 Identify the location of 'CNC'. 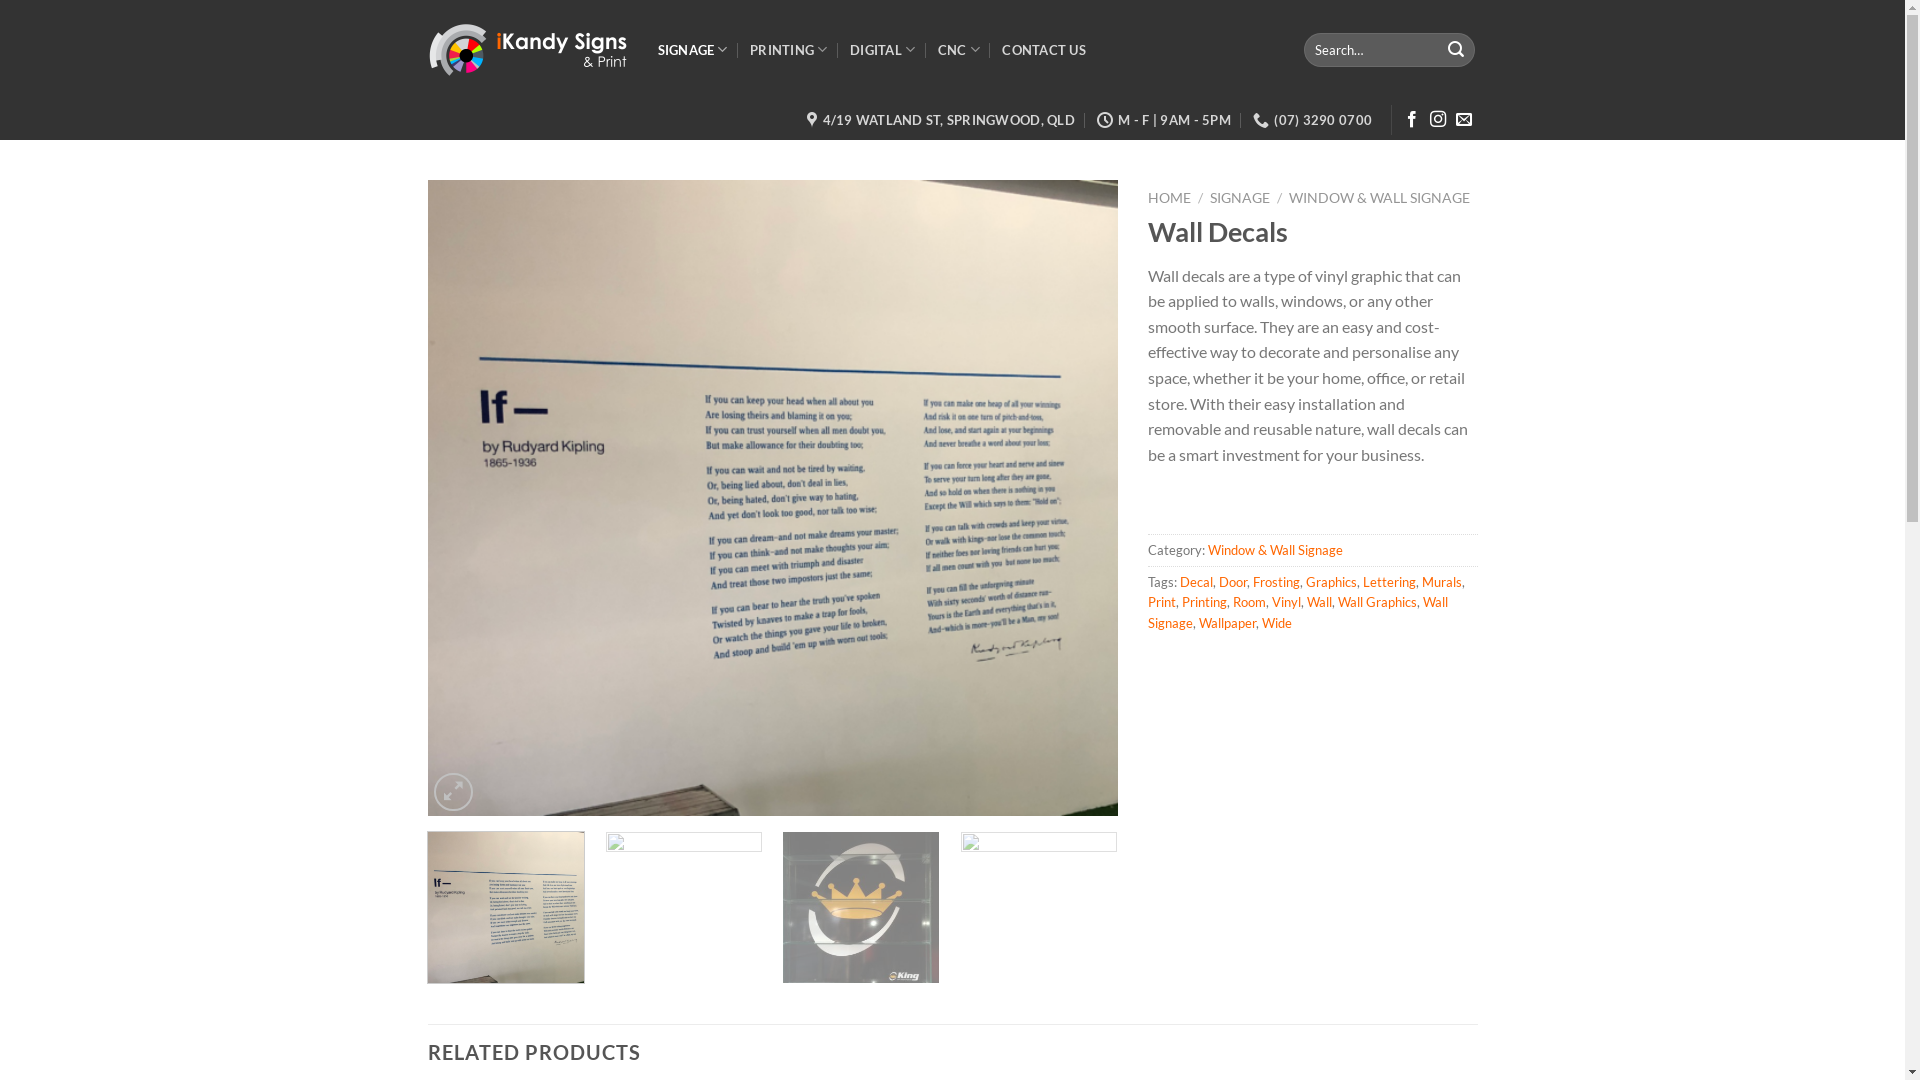
(936, 48).